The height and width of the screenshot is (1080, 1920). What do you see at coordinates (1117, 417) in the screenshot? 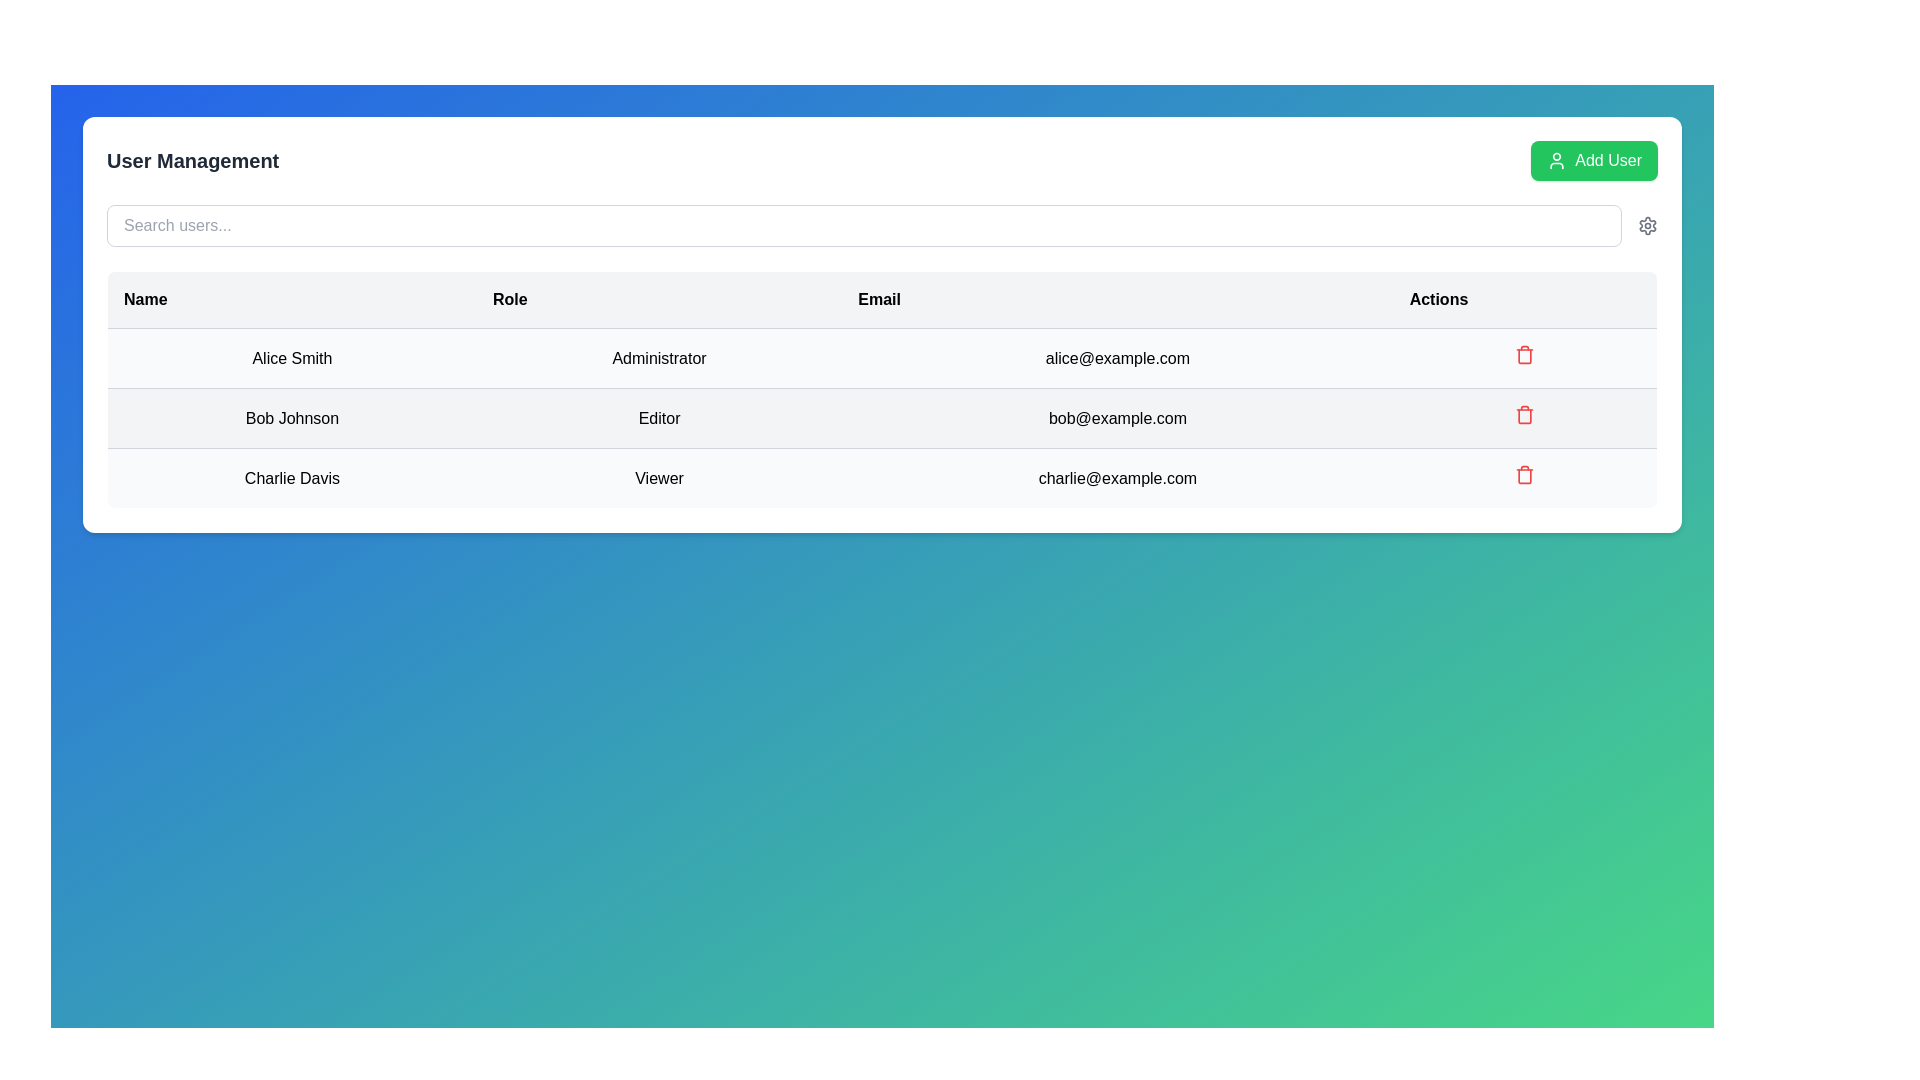
I see `the static text element displaying the email address 'bob@example.com' in the user management table, which is centered in the 'Email' column of the second row` at bounding box center [1117, 417].